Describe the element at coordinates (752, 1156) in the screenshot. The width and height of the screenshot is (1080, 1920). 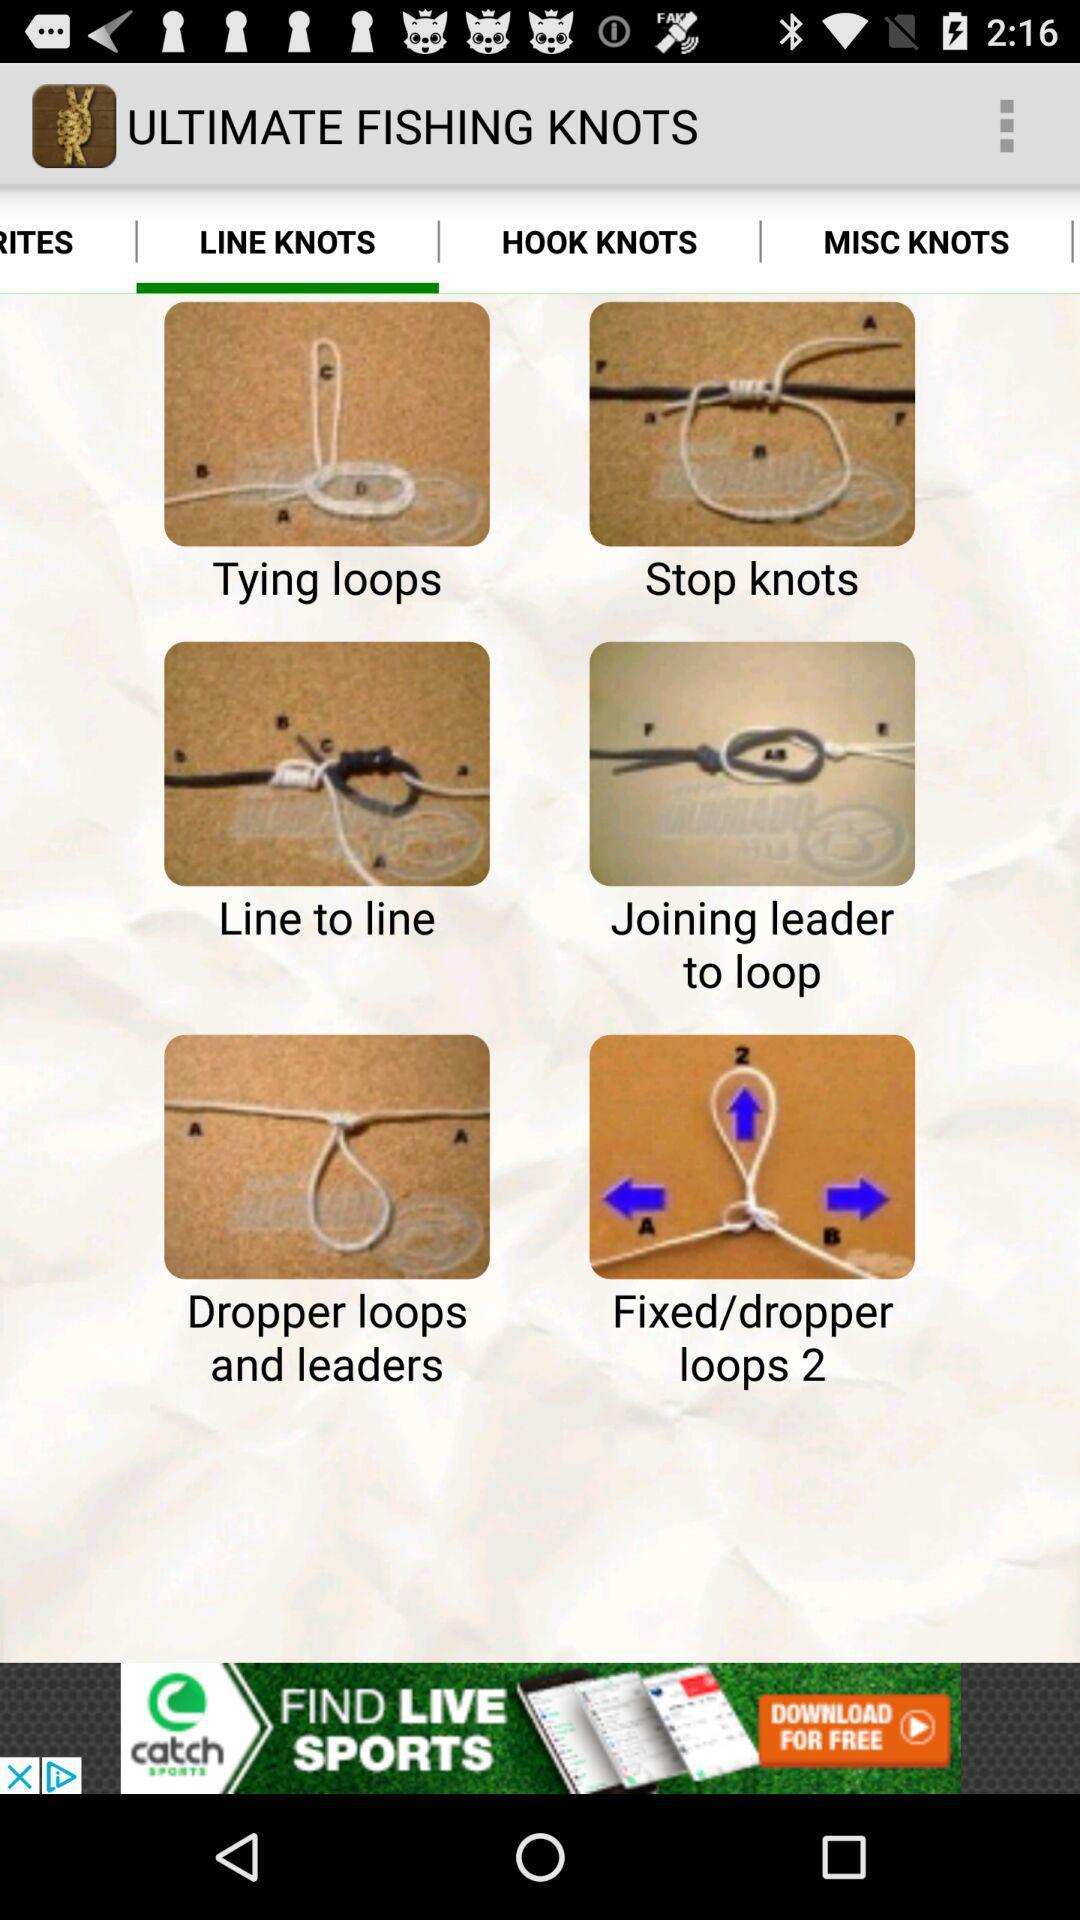
I see `open fixed/dropper loops 2` at that location.